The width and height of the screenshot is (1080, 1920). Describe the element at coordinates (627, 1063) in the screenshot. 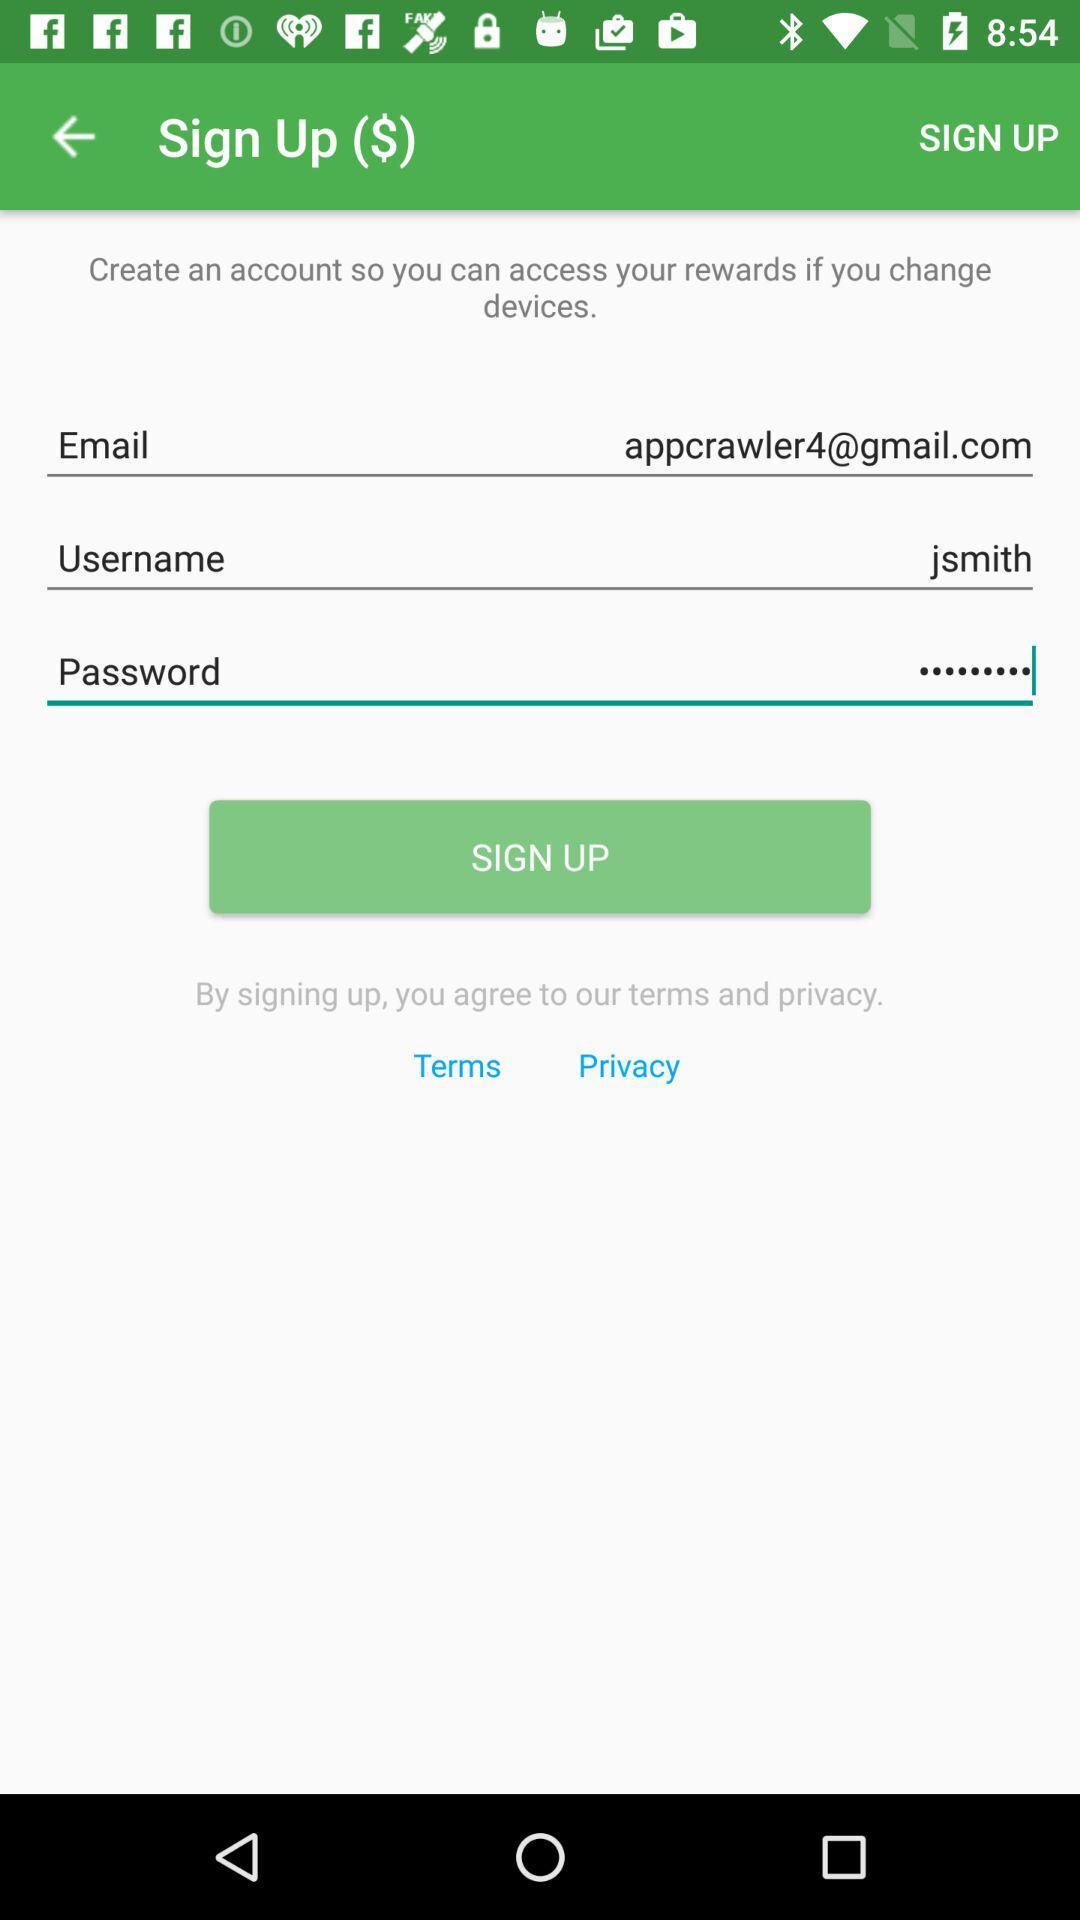

I see `privacy shown right to terms` at that location.